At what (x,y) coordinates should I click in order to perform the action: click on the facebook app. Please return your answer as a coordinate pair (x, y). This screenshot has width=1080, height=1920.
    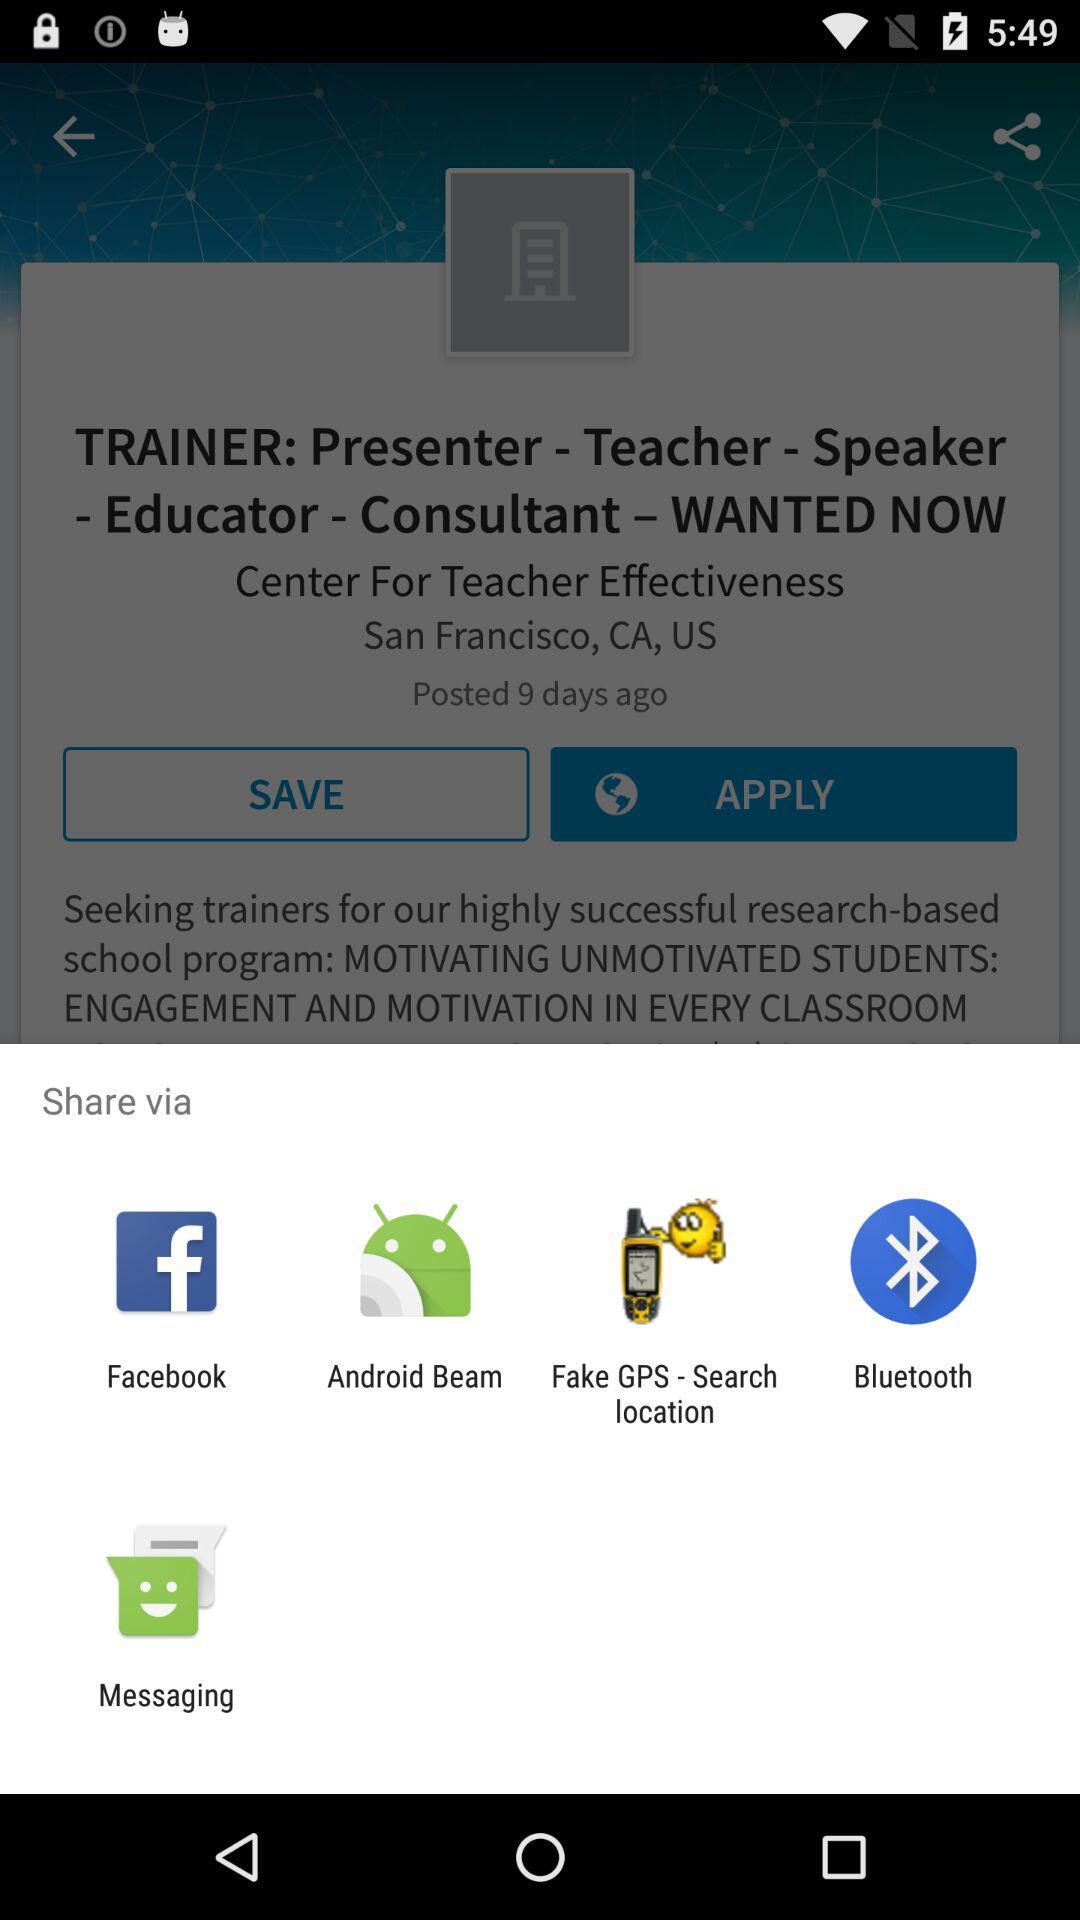
    Looking at the image, I should click on (165, 1392).